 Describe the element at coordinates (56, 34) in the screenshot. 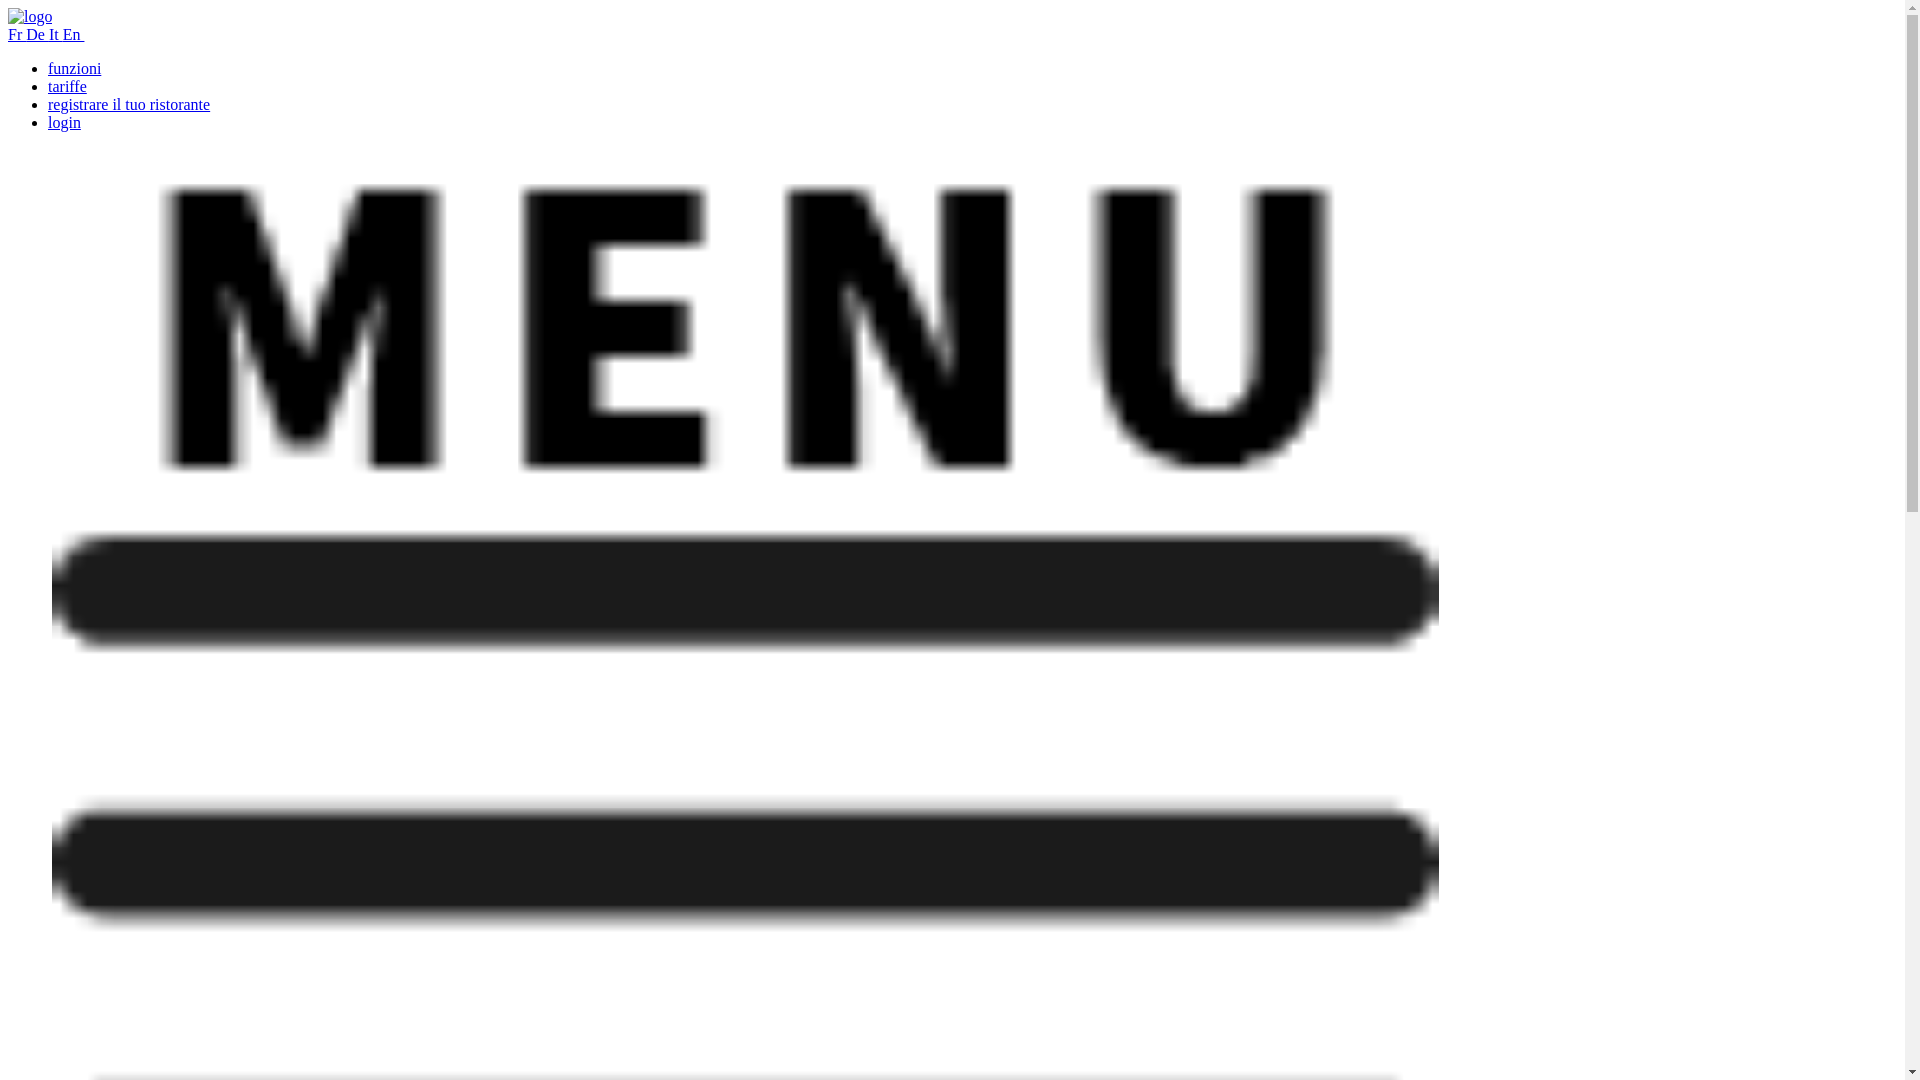

I see `'It'` at that location.